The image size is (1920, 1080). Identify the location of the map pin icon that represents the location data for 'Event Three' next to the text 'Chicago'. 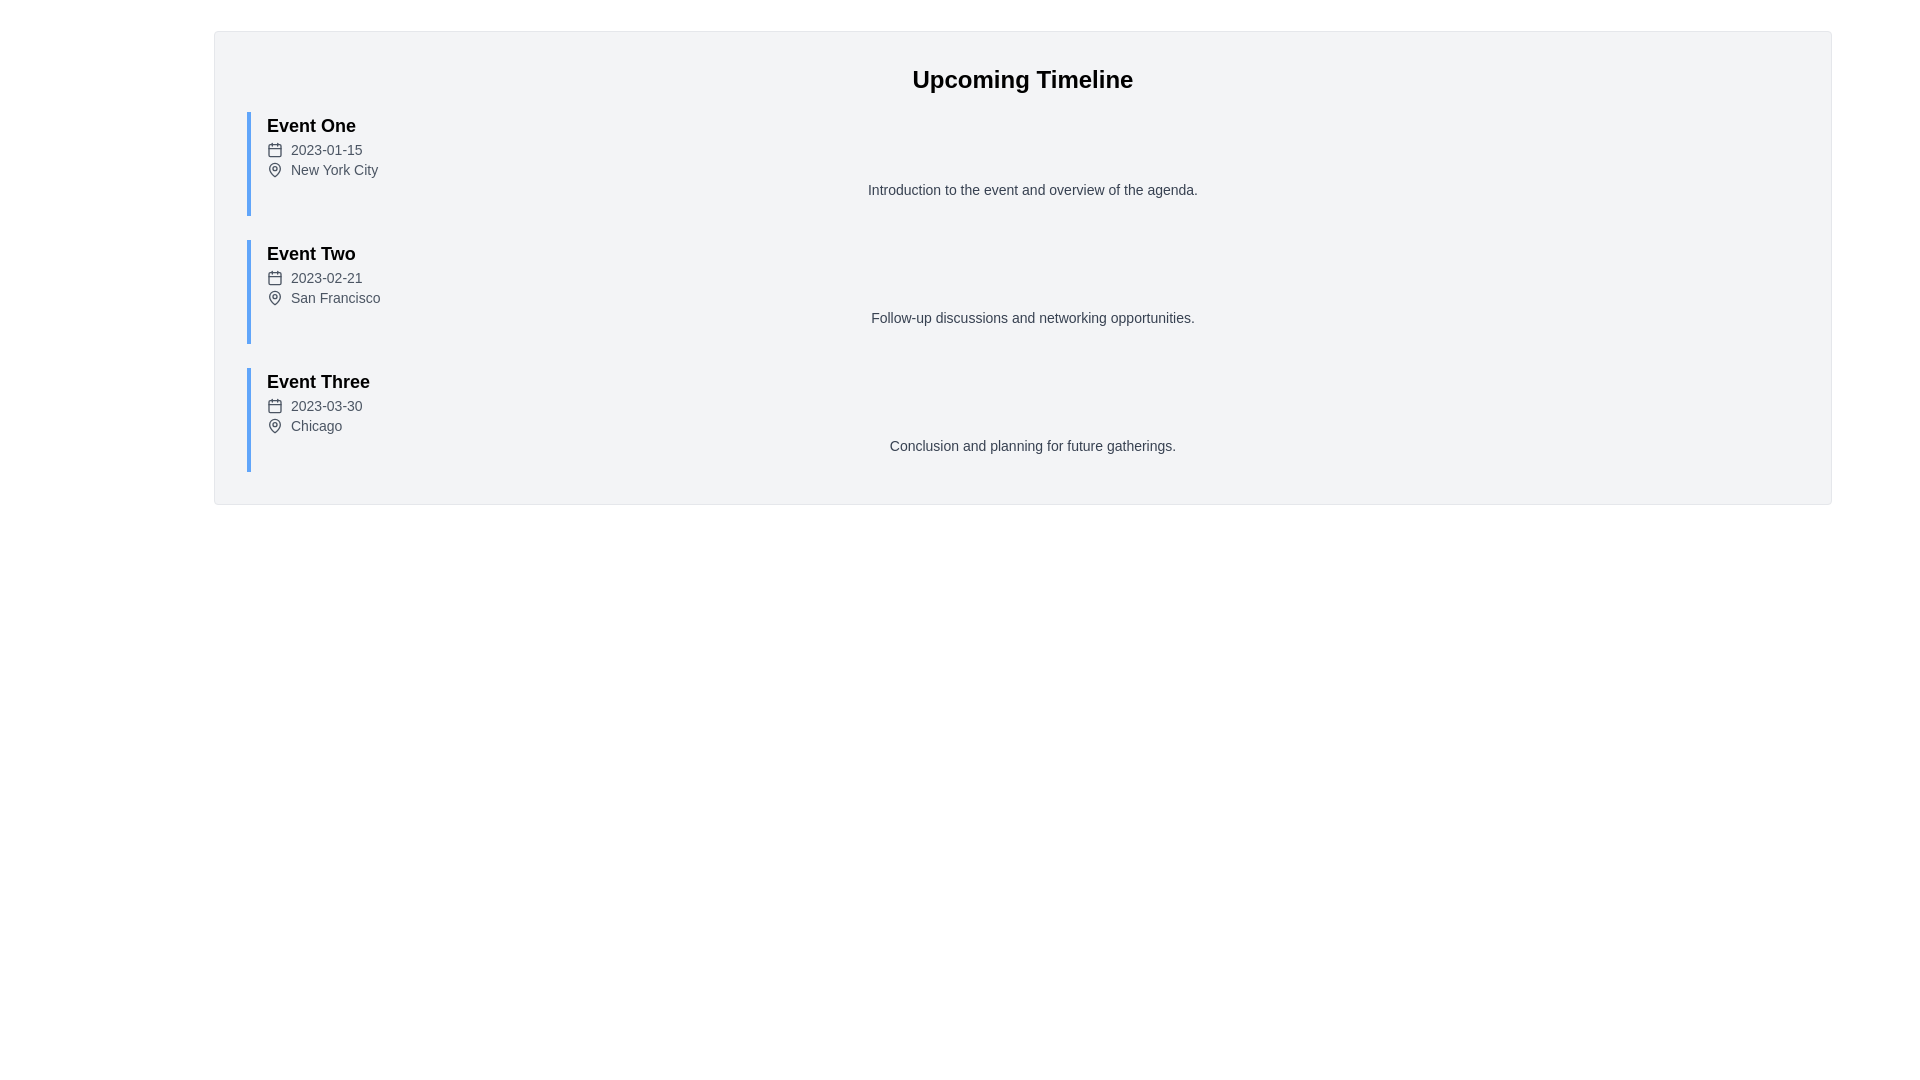
(273, 423).